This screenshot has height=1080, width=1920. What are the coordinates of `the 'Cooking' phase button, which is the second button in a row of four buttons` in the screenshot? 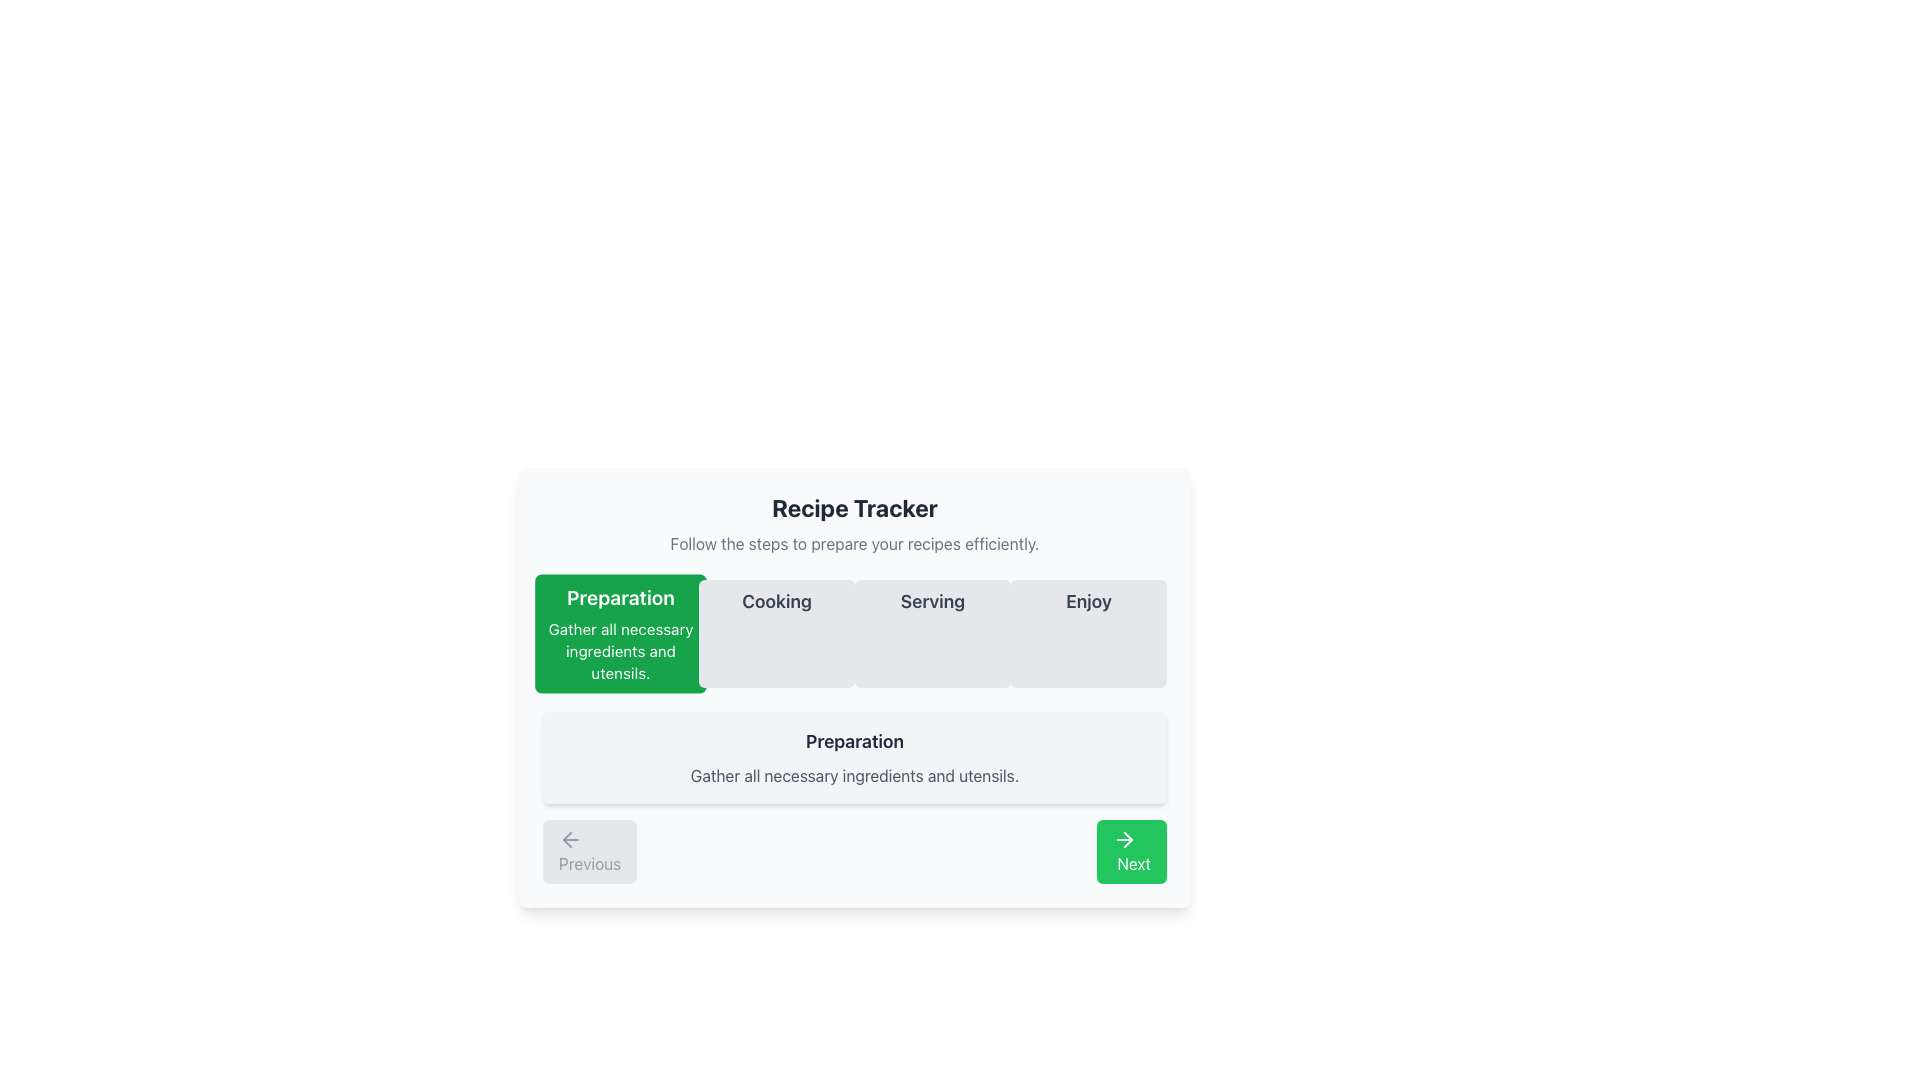 It's located at (776, 633).